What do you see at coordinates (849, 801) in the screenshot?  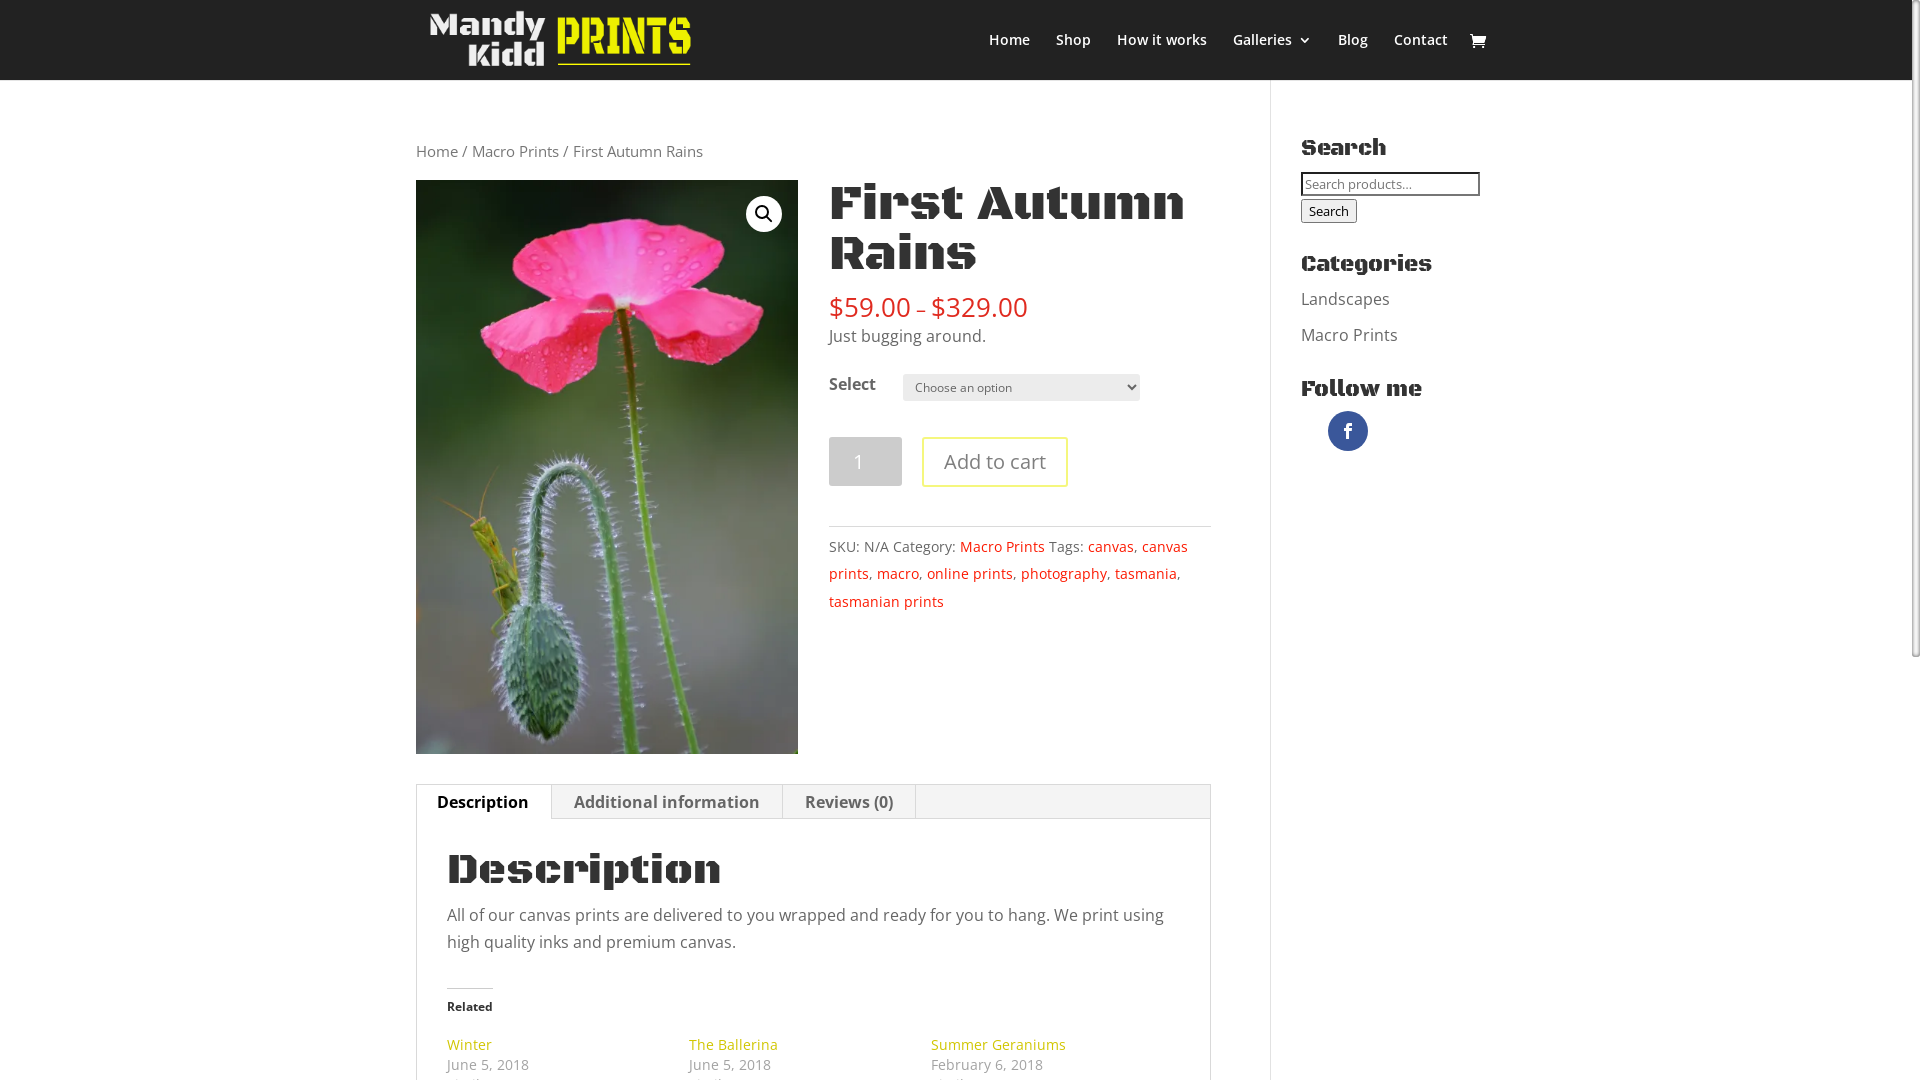 I see `'Reviews (0)'` at bounding box center [849, 801].